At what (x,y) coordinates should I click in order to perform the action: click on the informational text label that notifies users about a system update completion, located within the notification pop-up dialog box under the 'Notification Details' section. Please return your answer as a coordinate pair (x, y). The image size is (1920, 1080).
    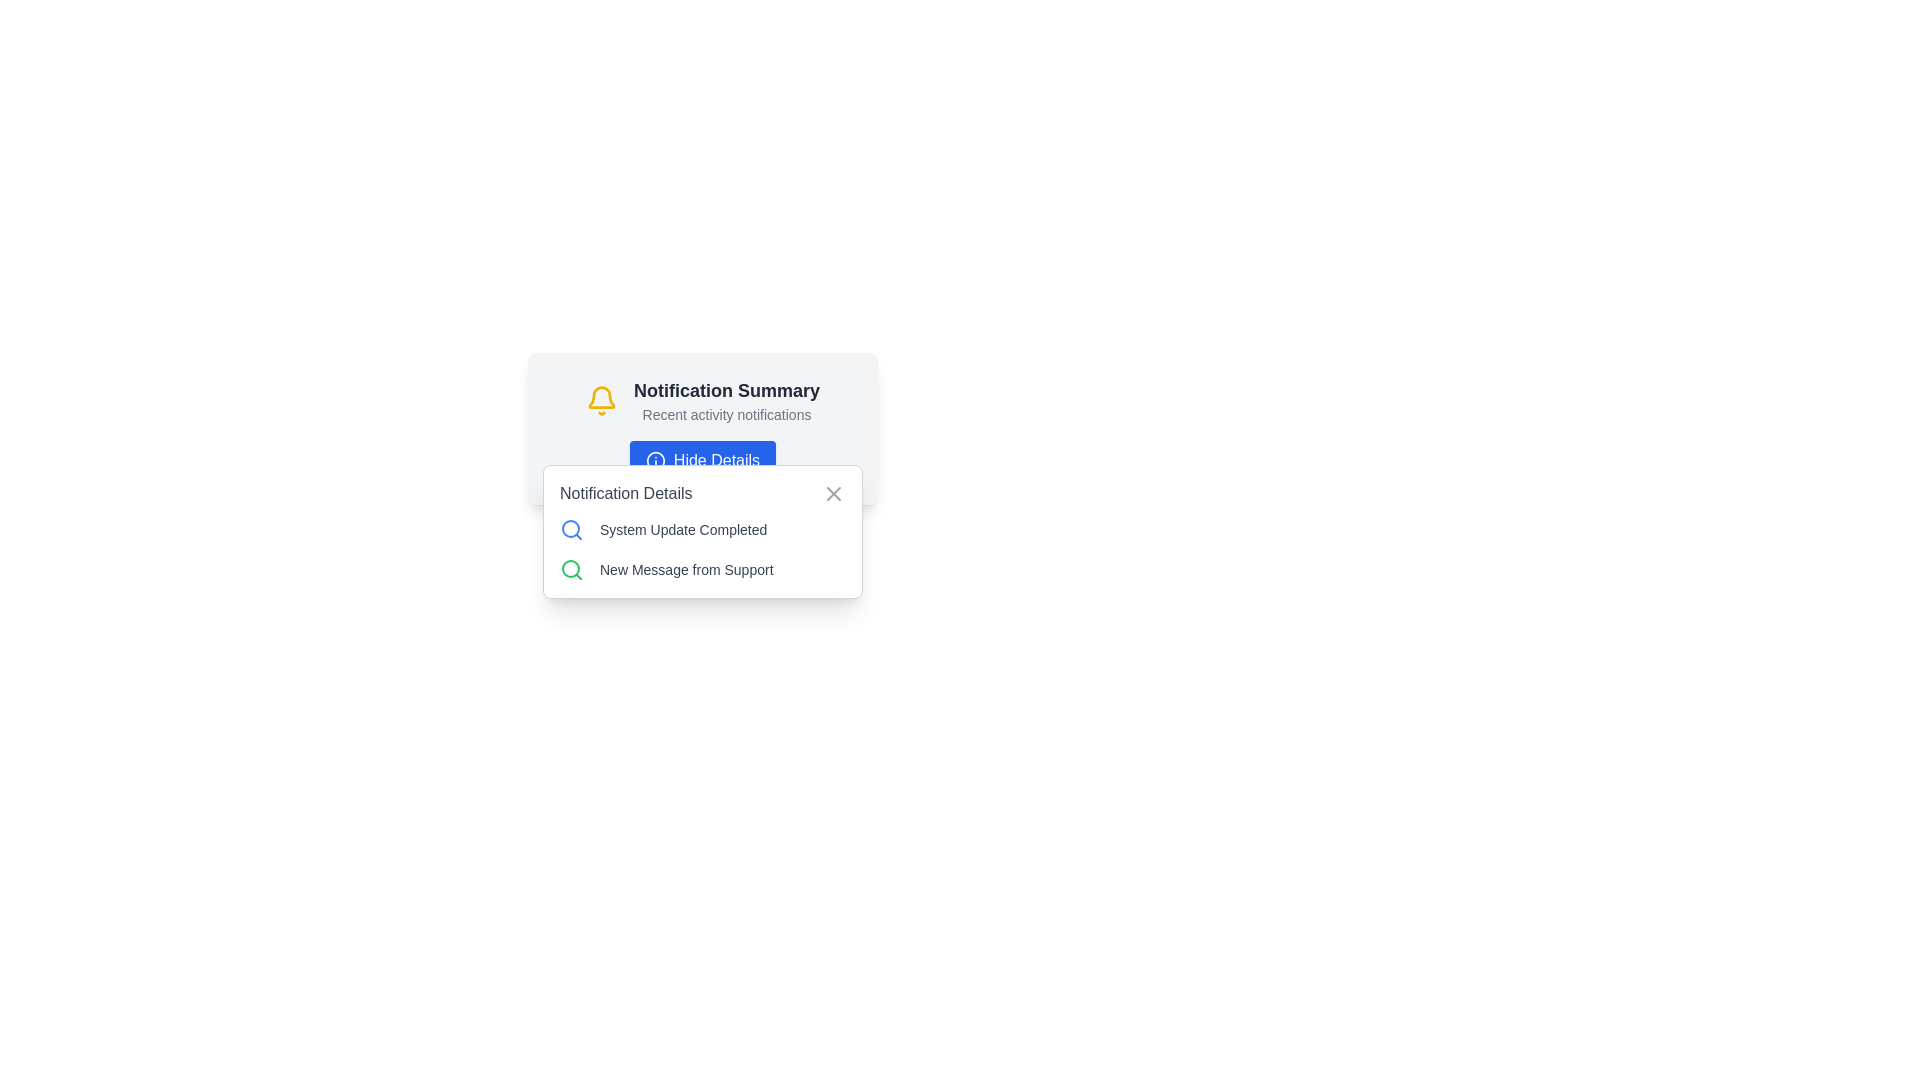
    Looking at the image, I should click on (683, 528).